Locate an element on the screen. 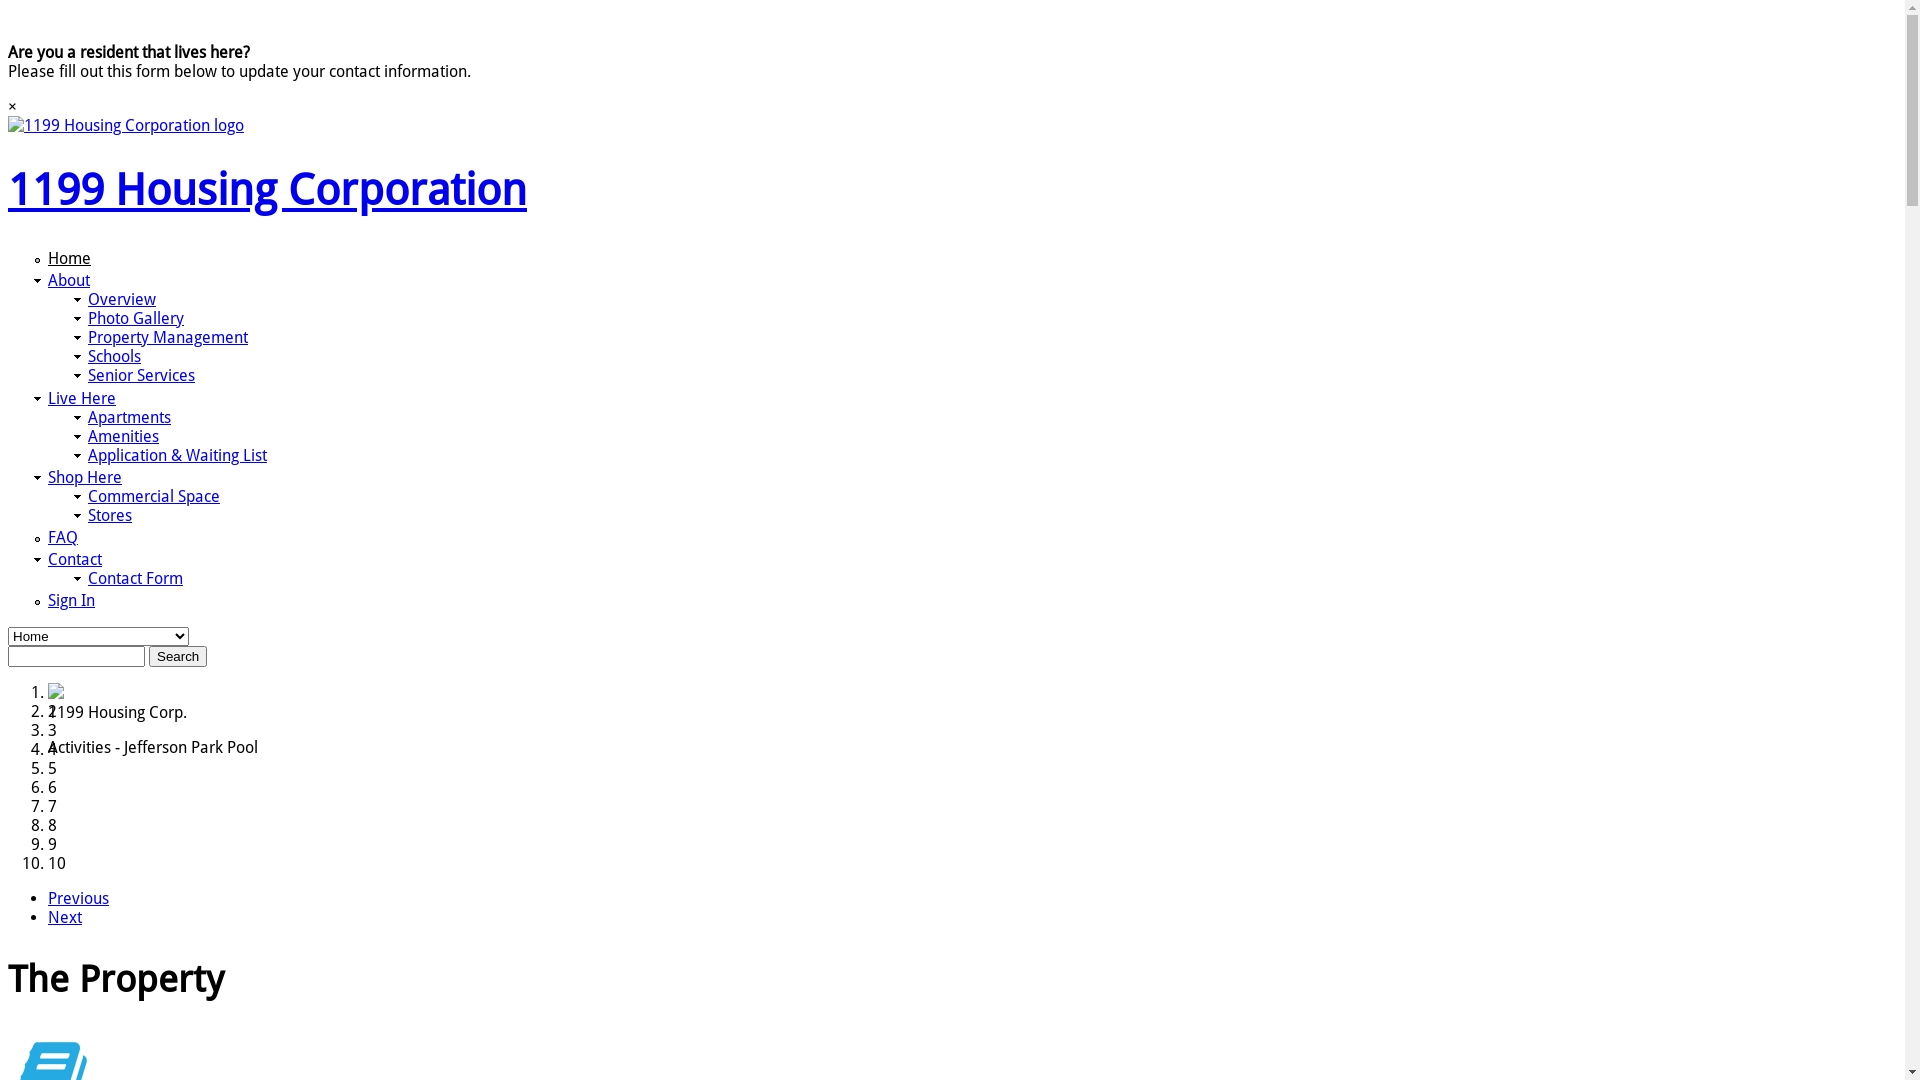 The height and width of the screenshot is (1080, 1920). 'Next' is located at coordinates (65, 917).